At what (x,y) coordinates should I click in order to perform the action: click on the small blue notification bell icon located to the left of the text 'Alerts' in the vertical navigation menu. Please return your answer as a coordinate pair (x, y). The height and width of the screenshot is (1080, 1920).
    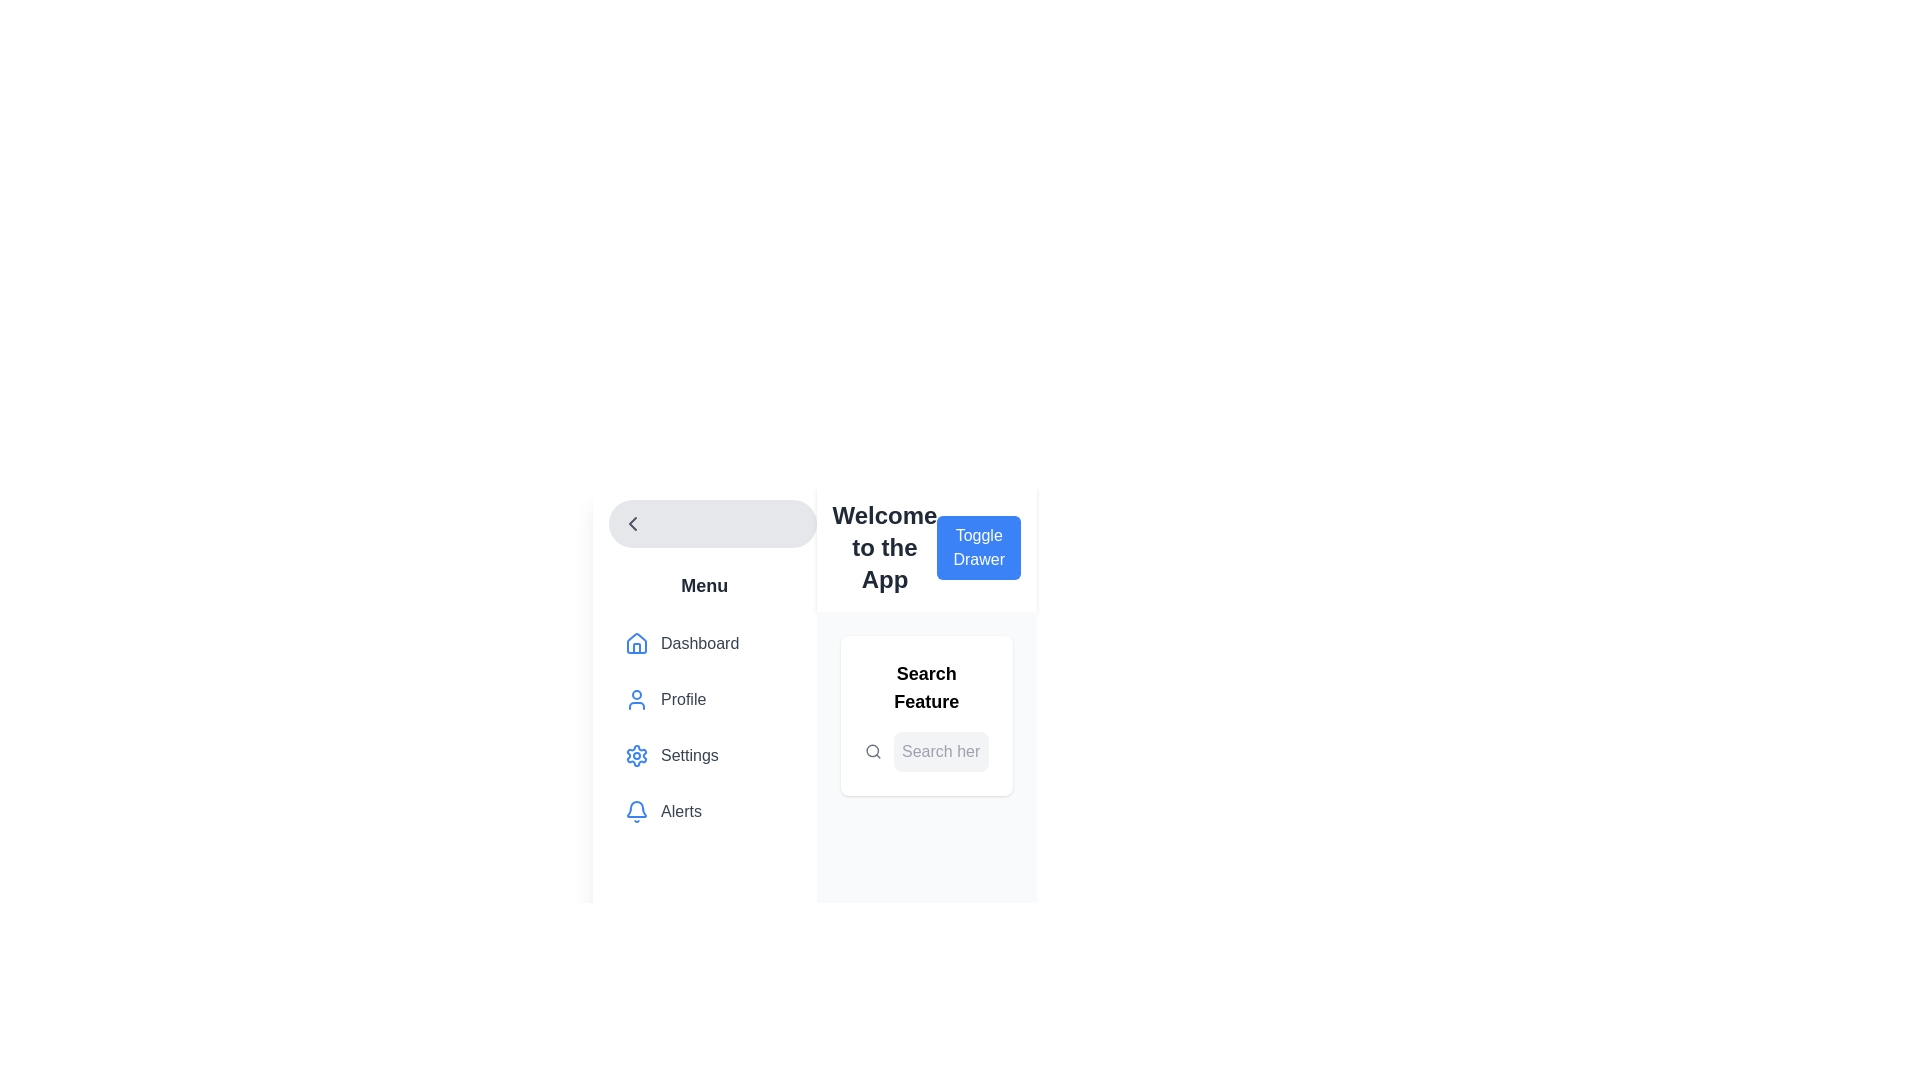
    Looking at the image, I should click on (636, 812).